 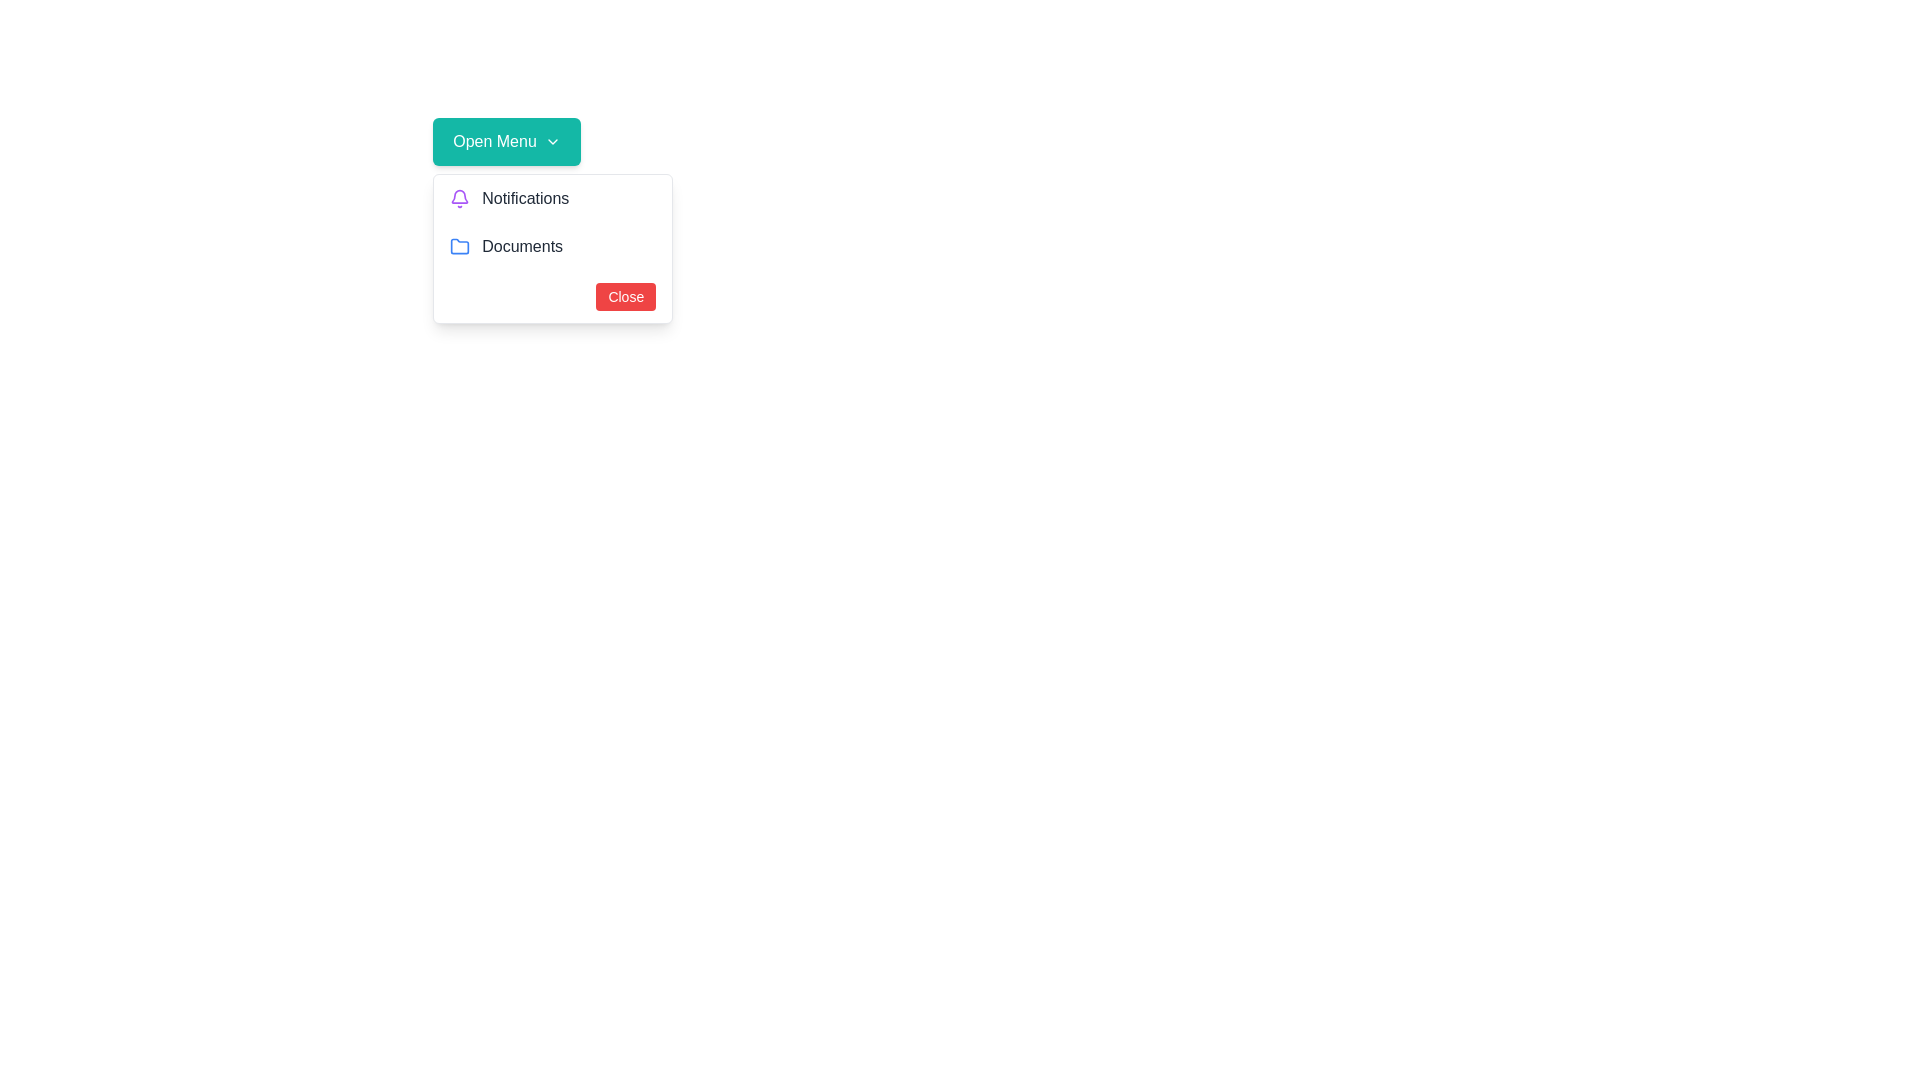 What do you see at coordinates (459, 245) in the screenshot?
I see `the 'Documents' icon located in the menu dropdown, positioned to the left of the 'Documents' label` at bounding box center [459, 245].